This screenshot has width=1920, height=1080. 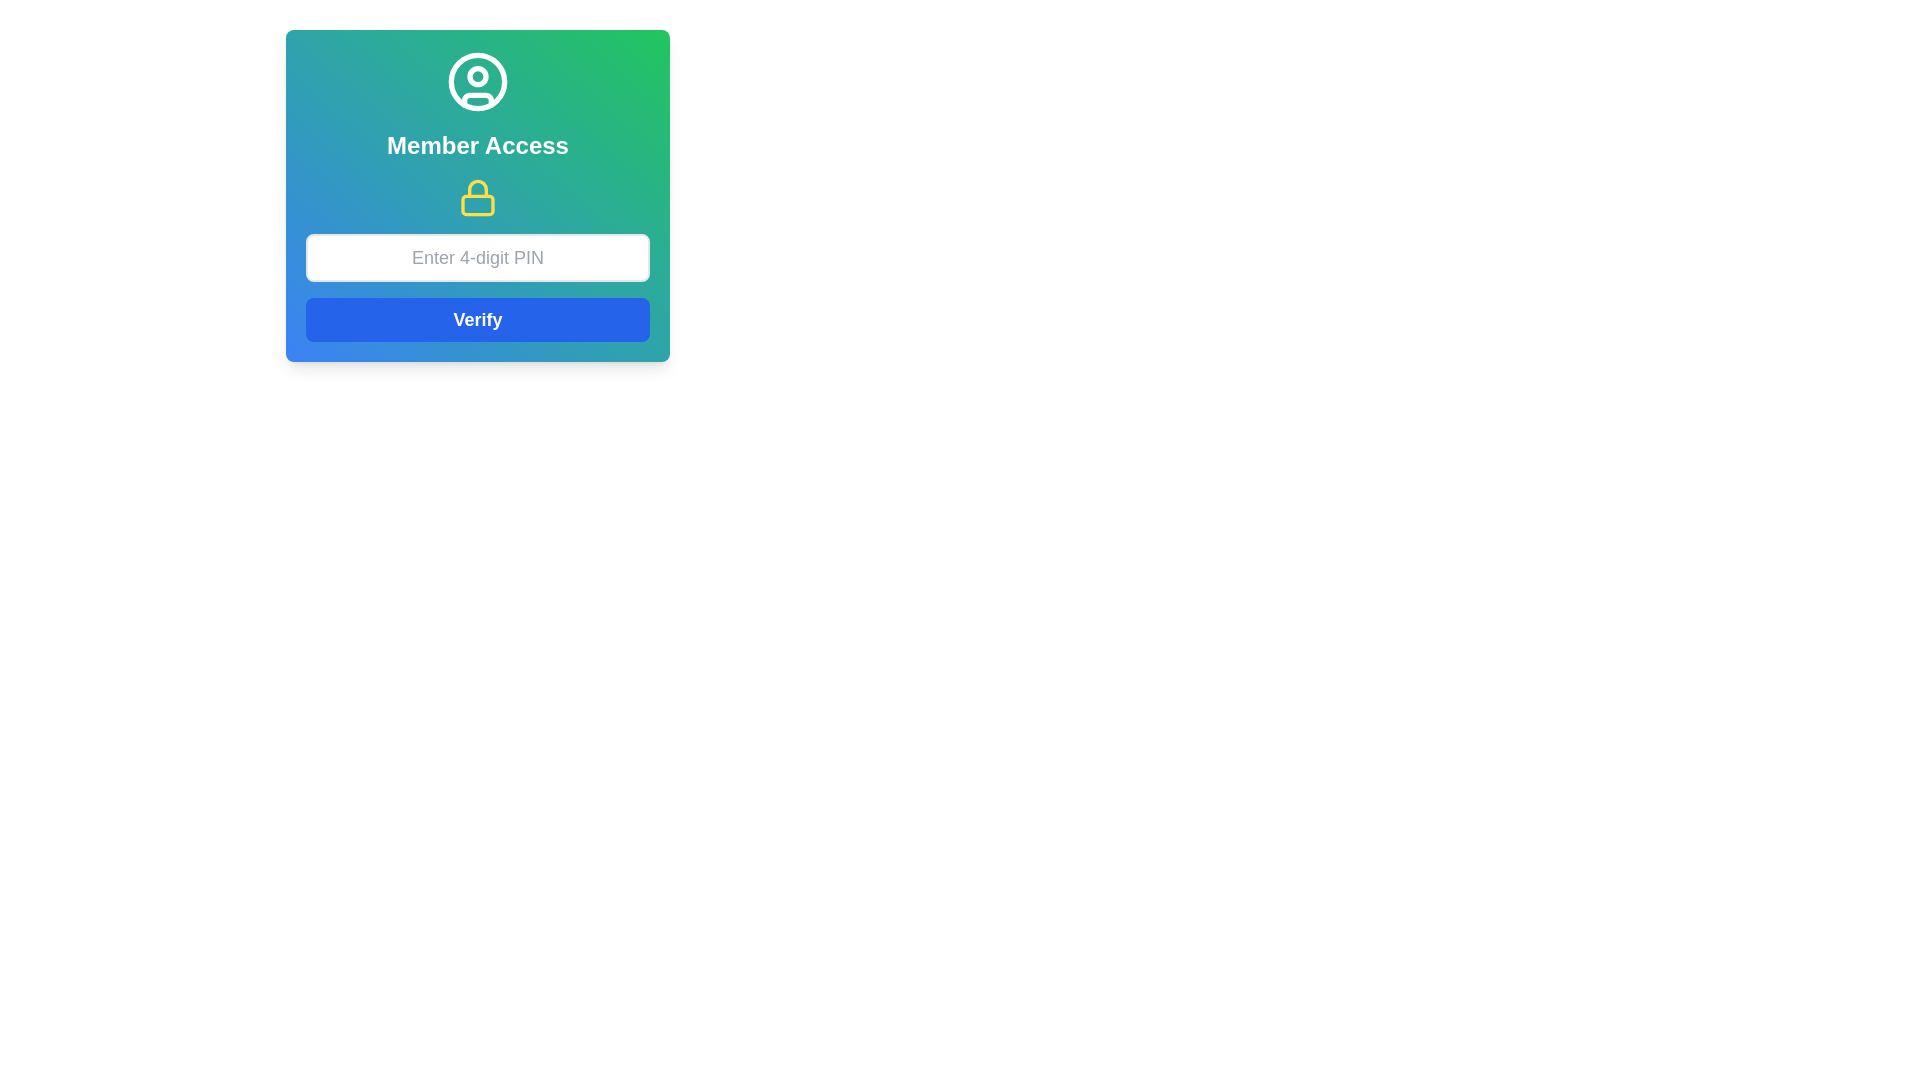 What do you see at coordinates (477, 197) in the screenshot?
I see `the security icon located centrally below the 'Member Access' text and above the 'Enter 4-digit PIN' input box` at bounding box center [477, 197].